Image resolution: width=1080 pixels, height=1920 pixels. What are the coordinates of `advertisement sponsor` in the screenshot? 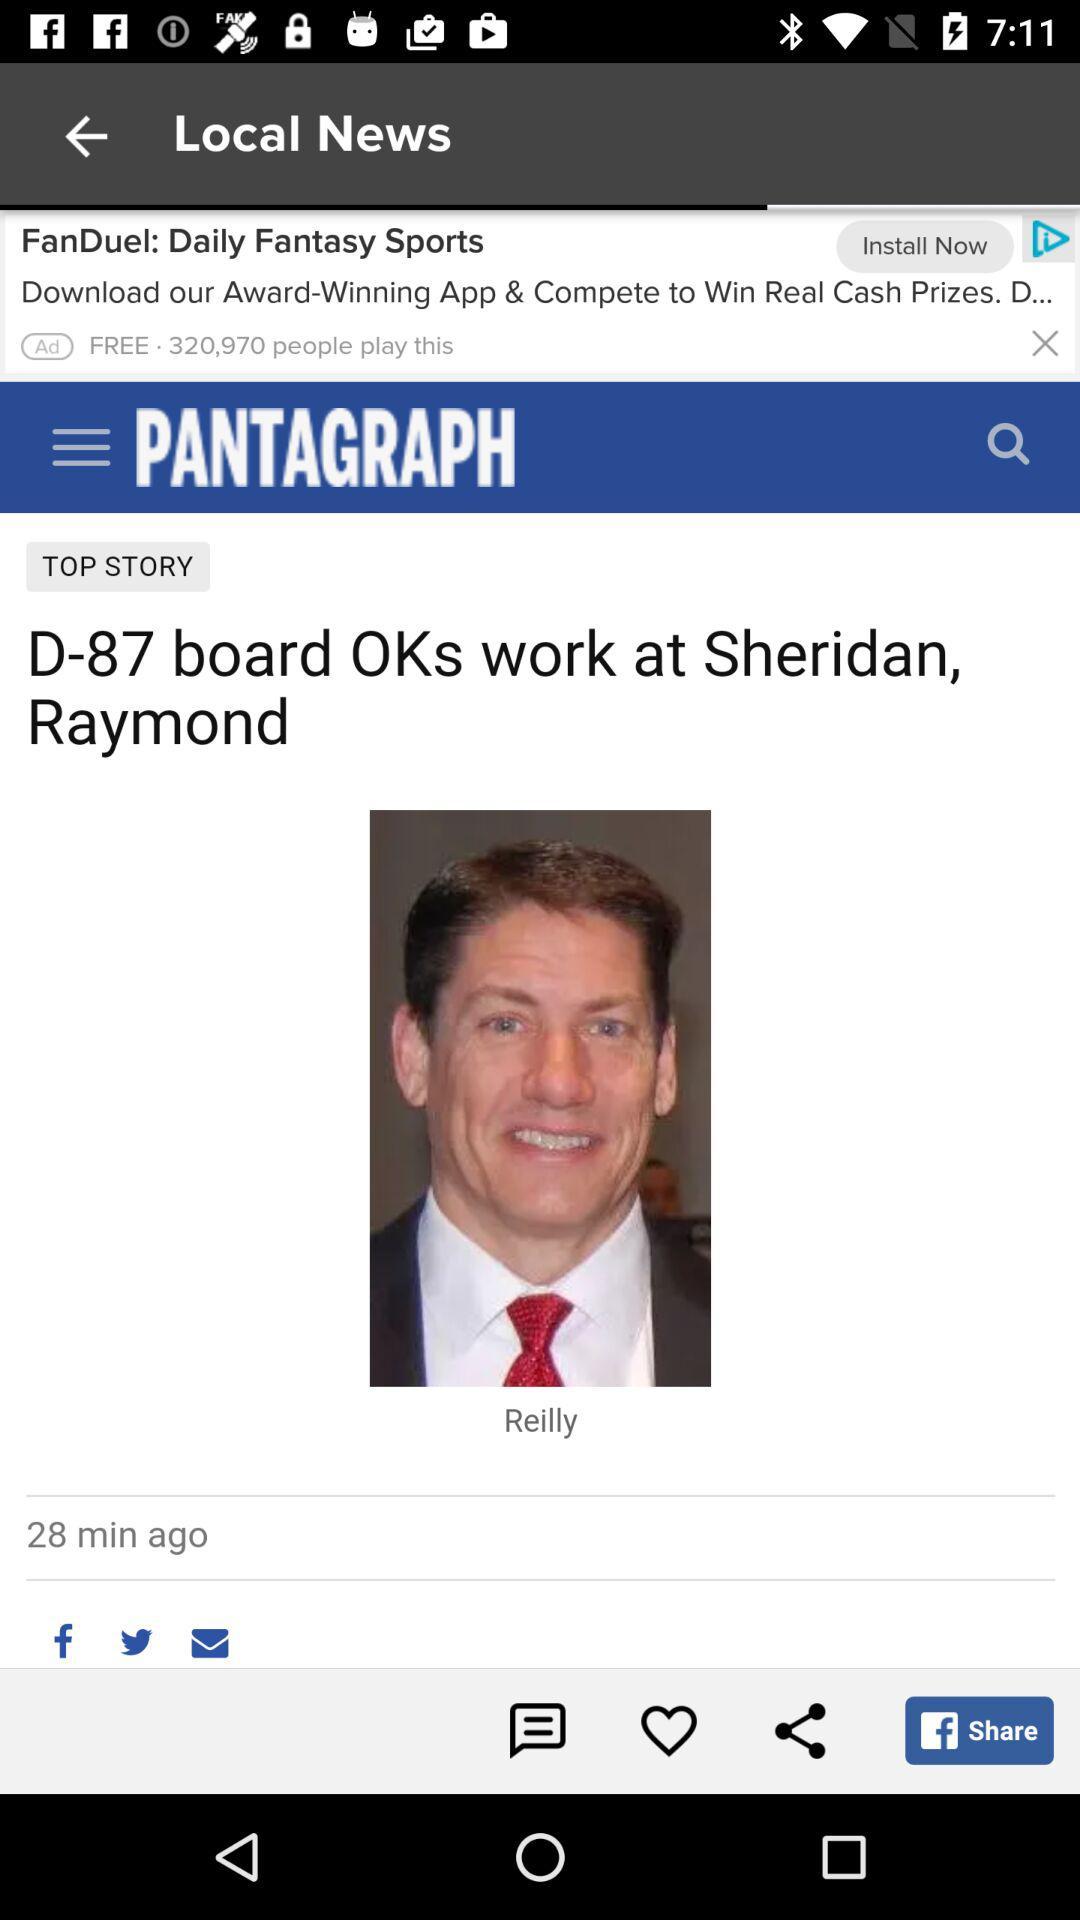 It's located at (540, 294).